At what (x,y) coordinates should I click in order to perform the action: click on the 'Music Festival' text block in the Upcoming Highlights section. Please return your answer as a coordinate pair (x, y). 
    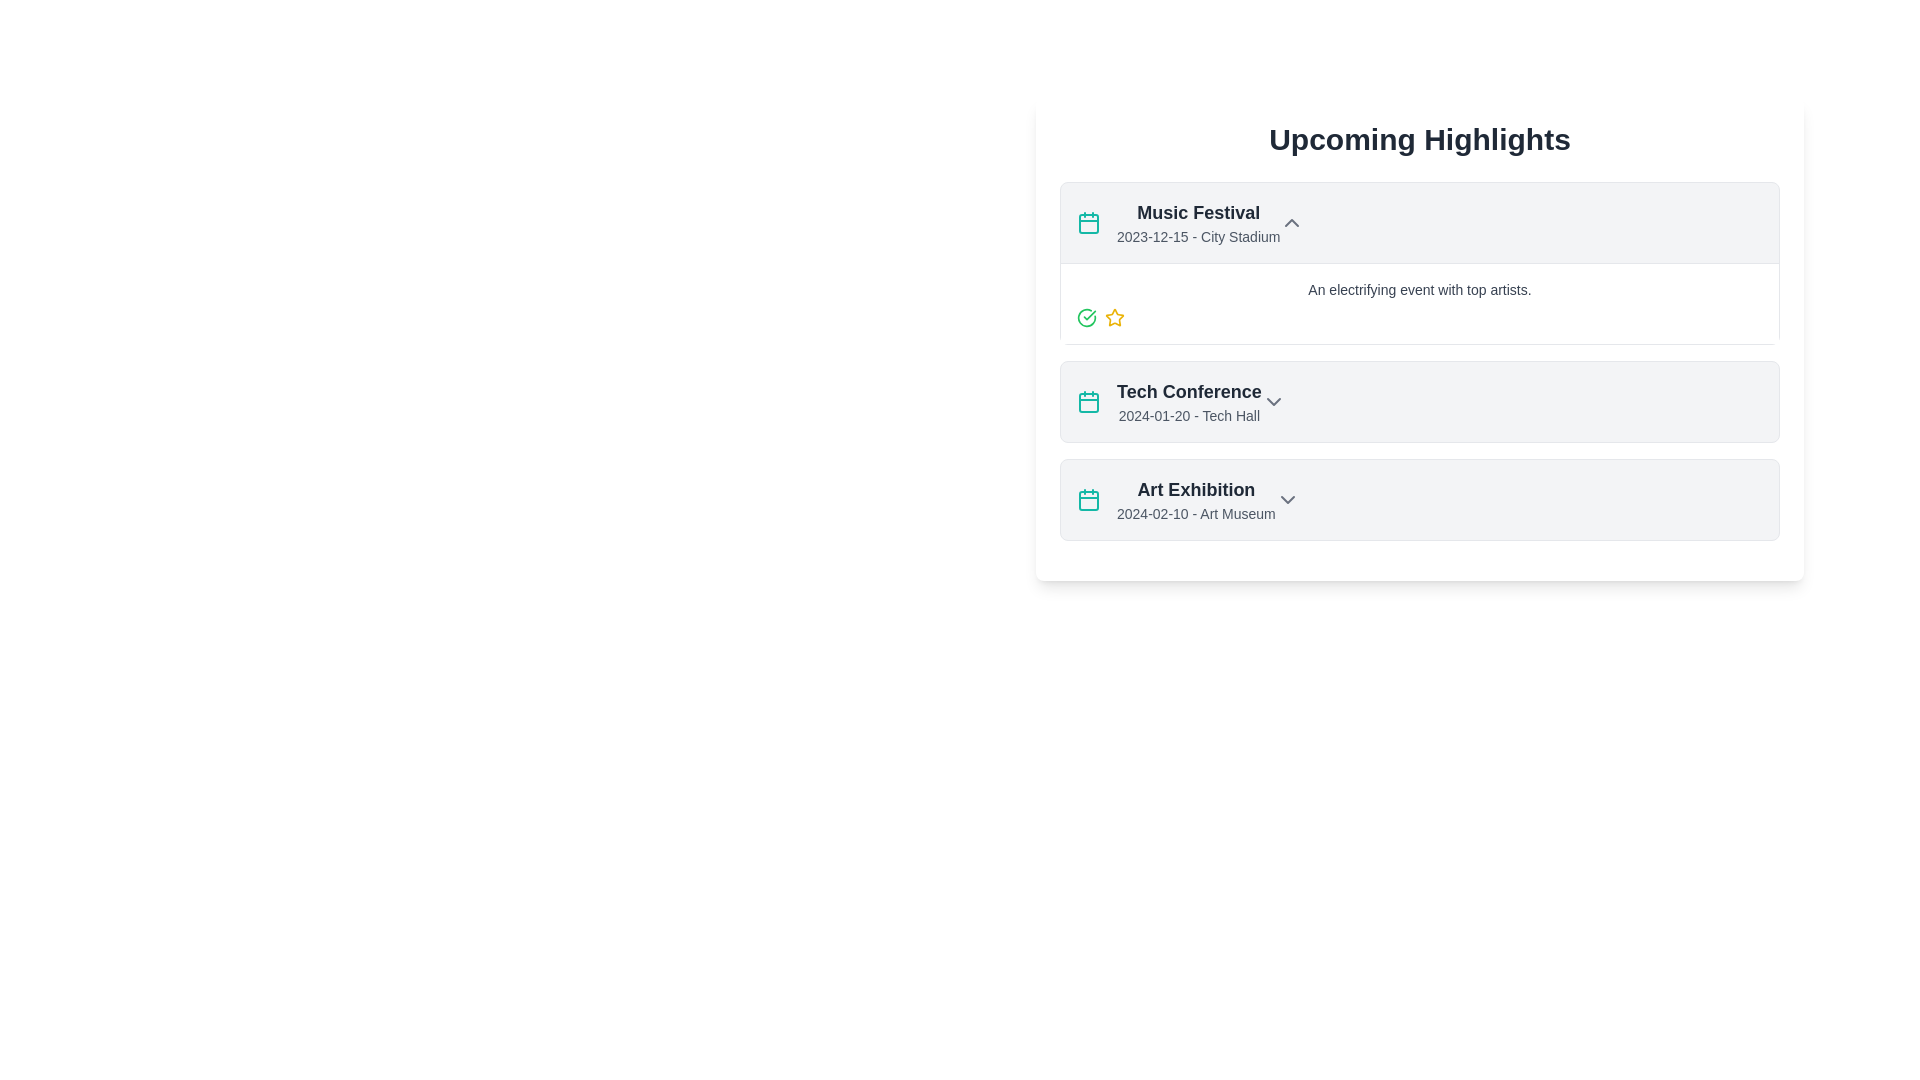
    Looking at the image, I should click on (1198, 223).